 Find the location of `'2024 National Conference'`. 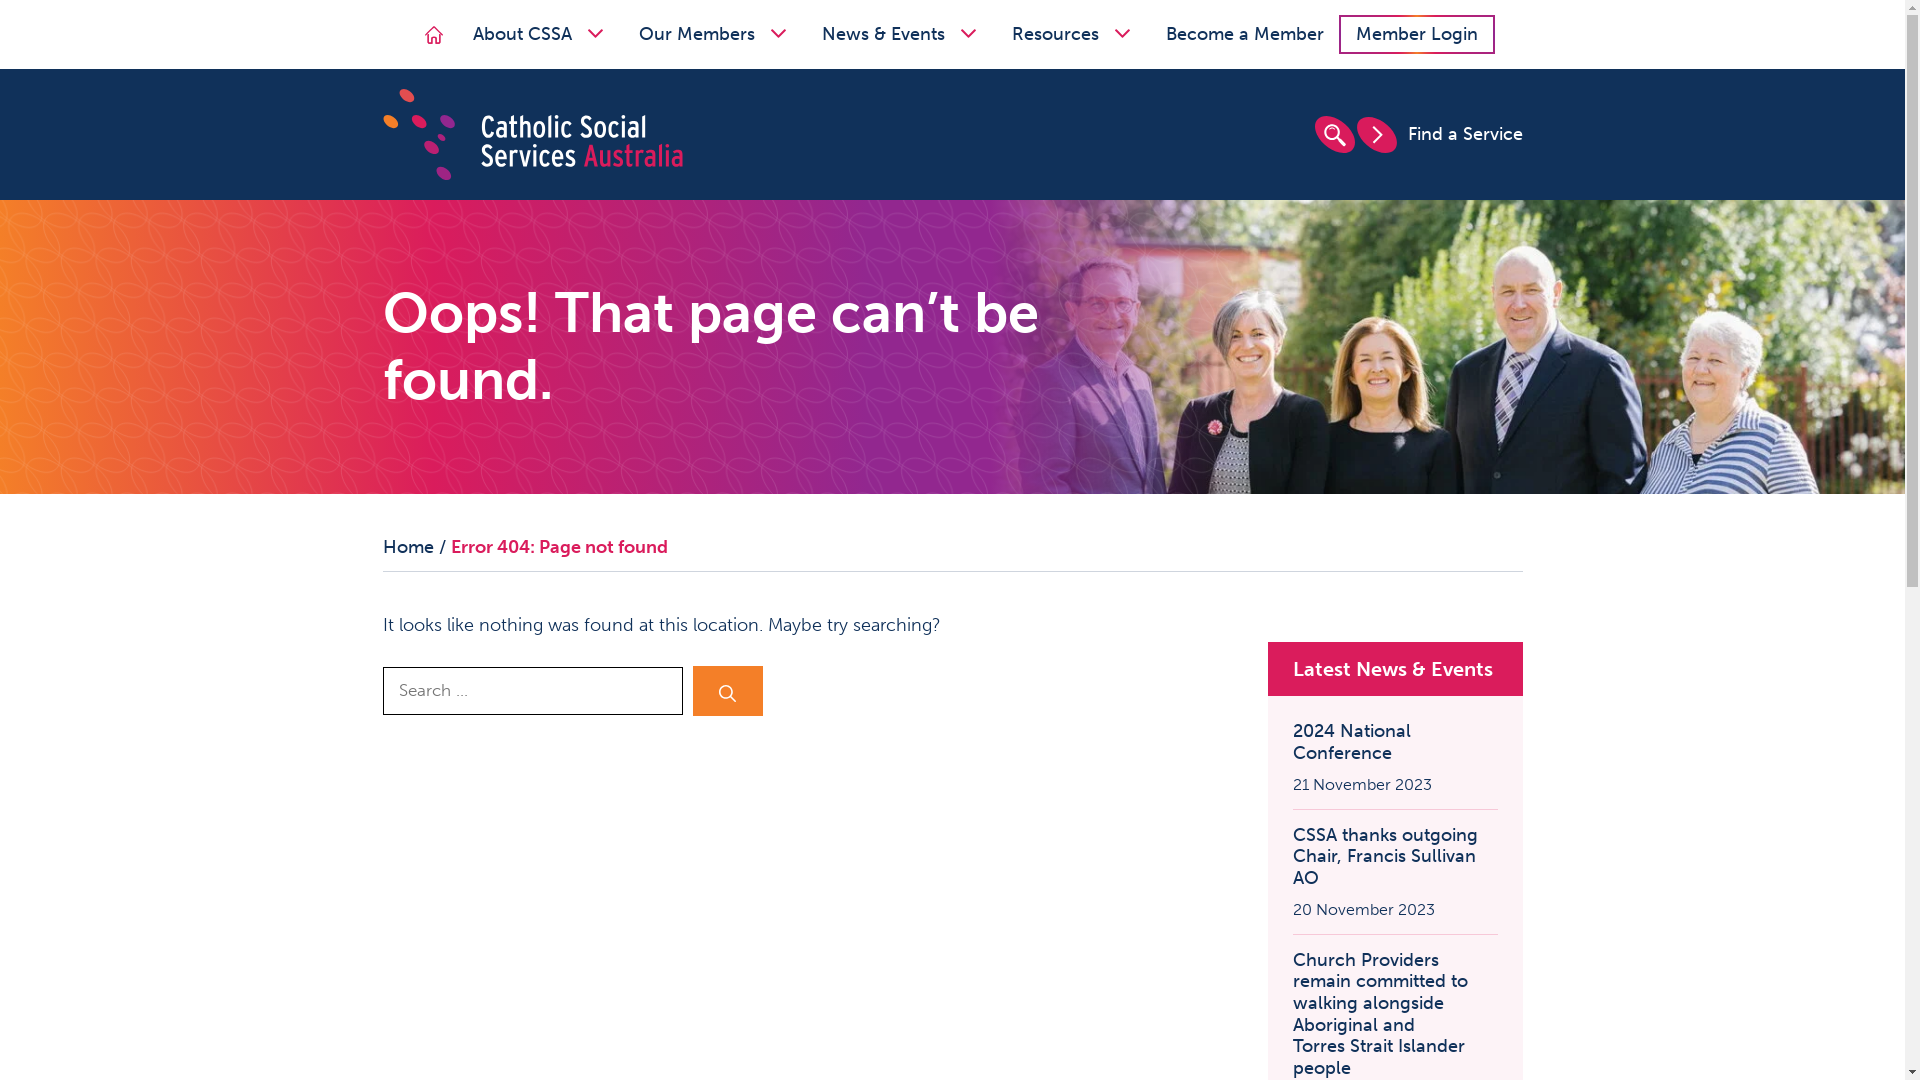

'2024 National Conference' is located at coordinates (1393, 742).